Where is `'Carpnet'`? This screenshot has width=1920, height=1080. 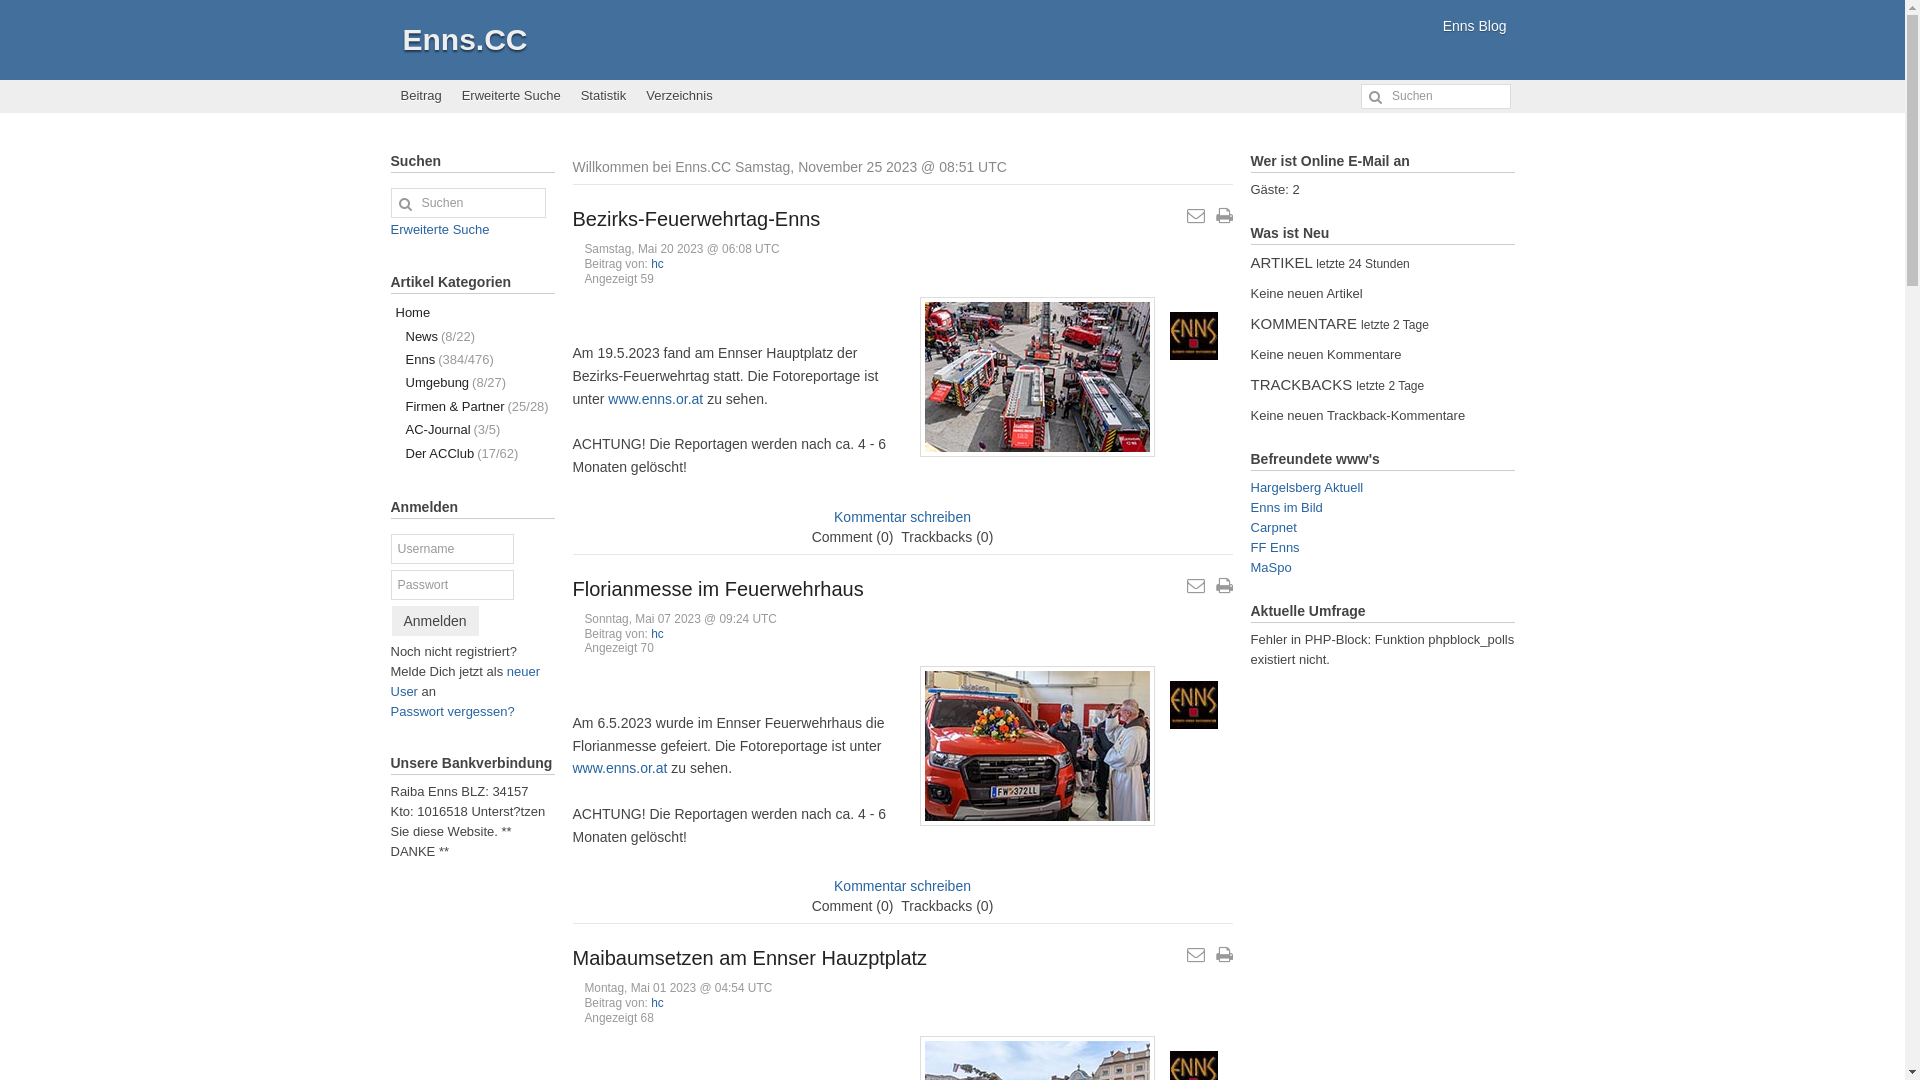
'Carpnet' is located at coordinates (1248, 526).